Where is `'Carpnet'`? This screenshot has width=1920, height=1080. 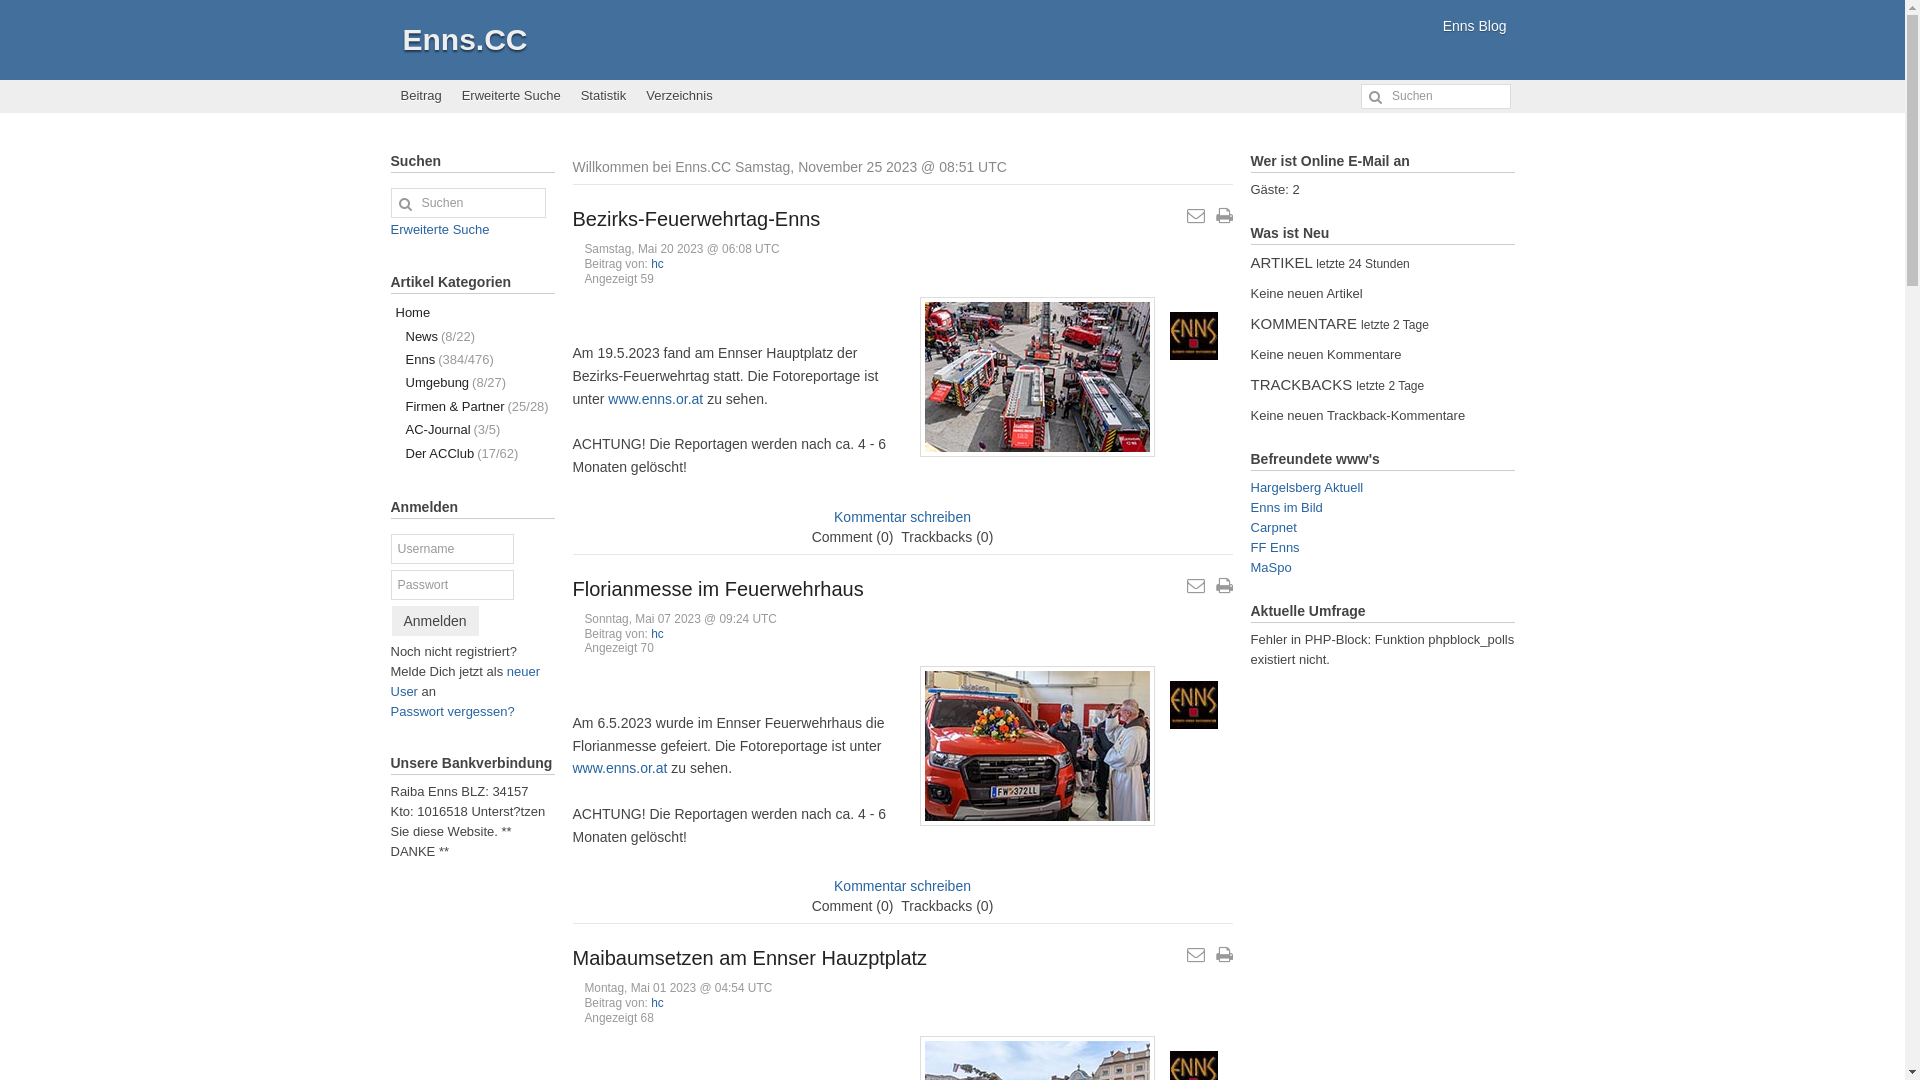
'Carpnet' is located at coordinates (1248, 526).